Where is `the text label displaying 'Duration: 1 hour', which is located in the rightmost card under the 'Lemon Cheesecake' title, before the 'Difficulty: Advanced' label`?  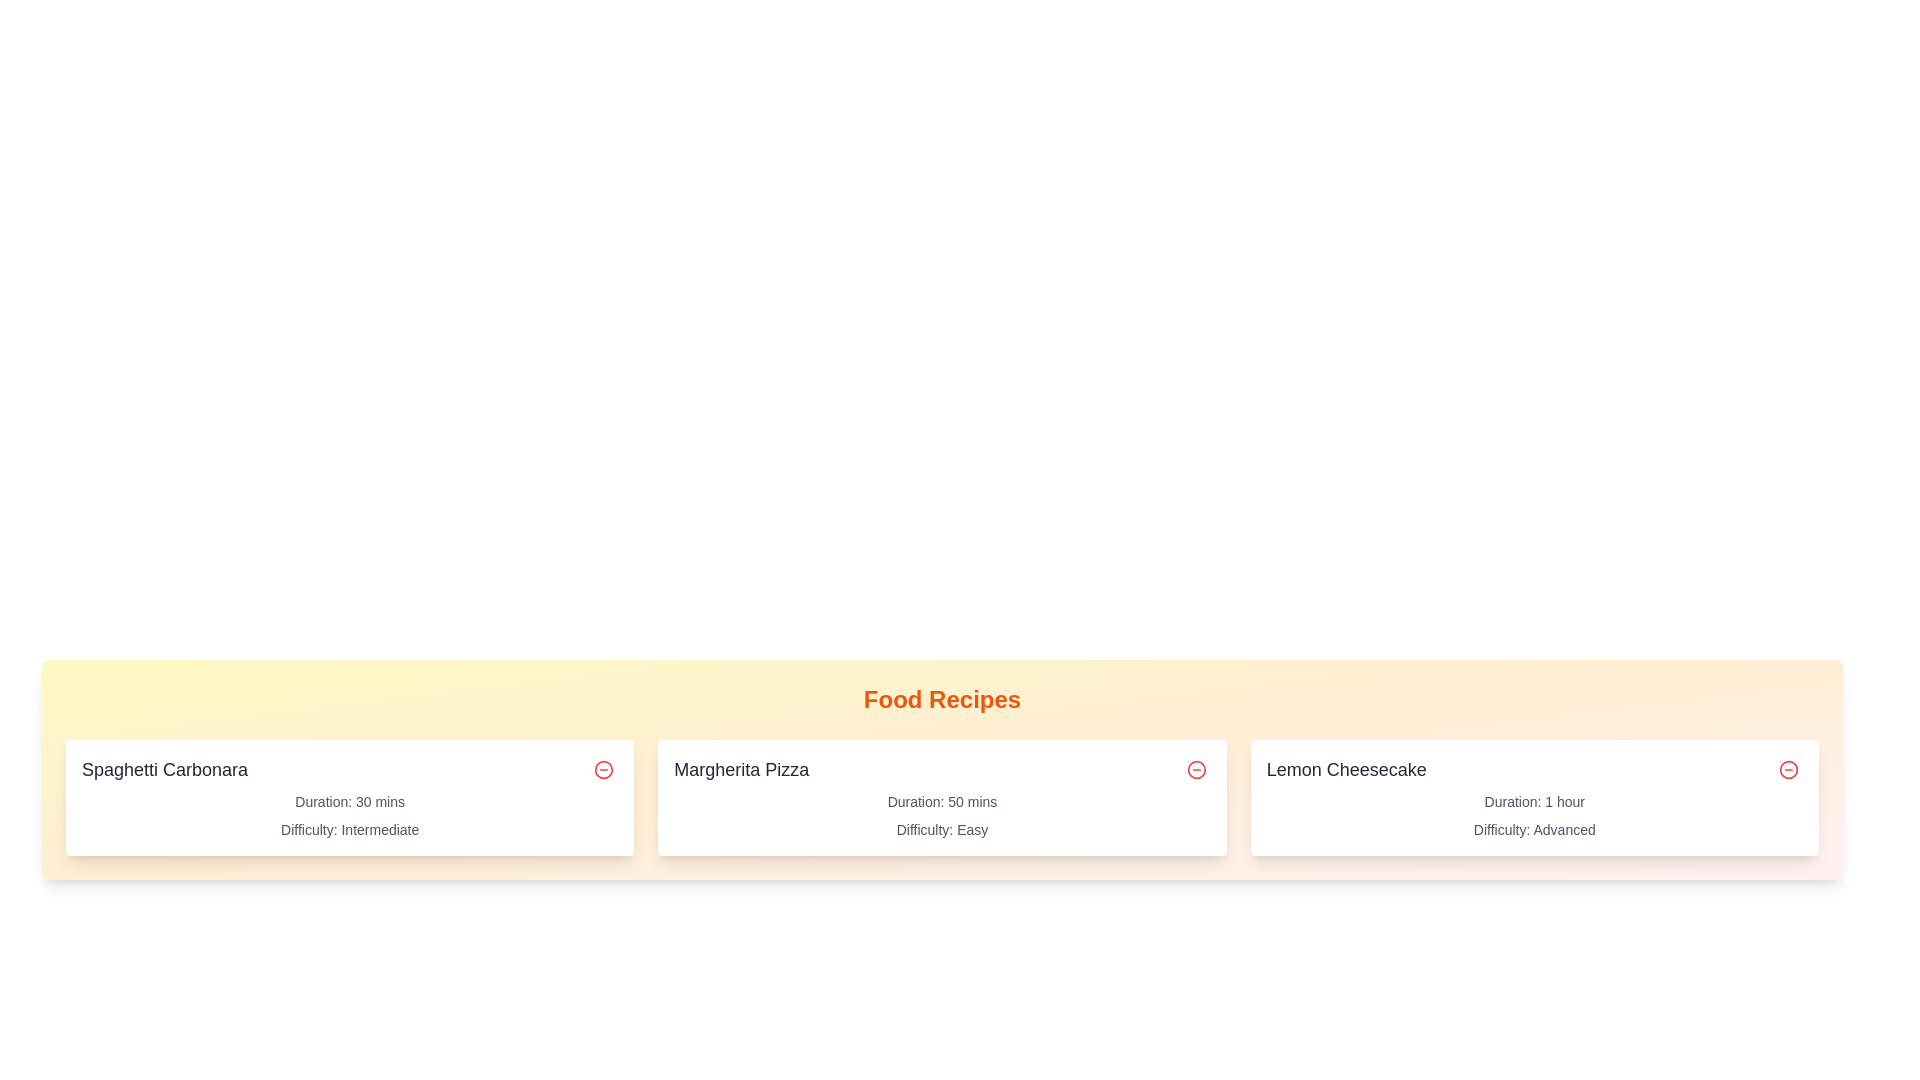 the text label displaying 'Duration: 1 hour', which is located in the rightmost card under the 'Lemon Cheesecake' title, before the 'Difficulty: Advanced' label is located at coordinates (1533, 801).